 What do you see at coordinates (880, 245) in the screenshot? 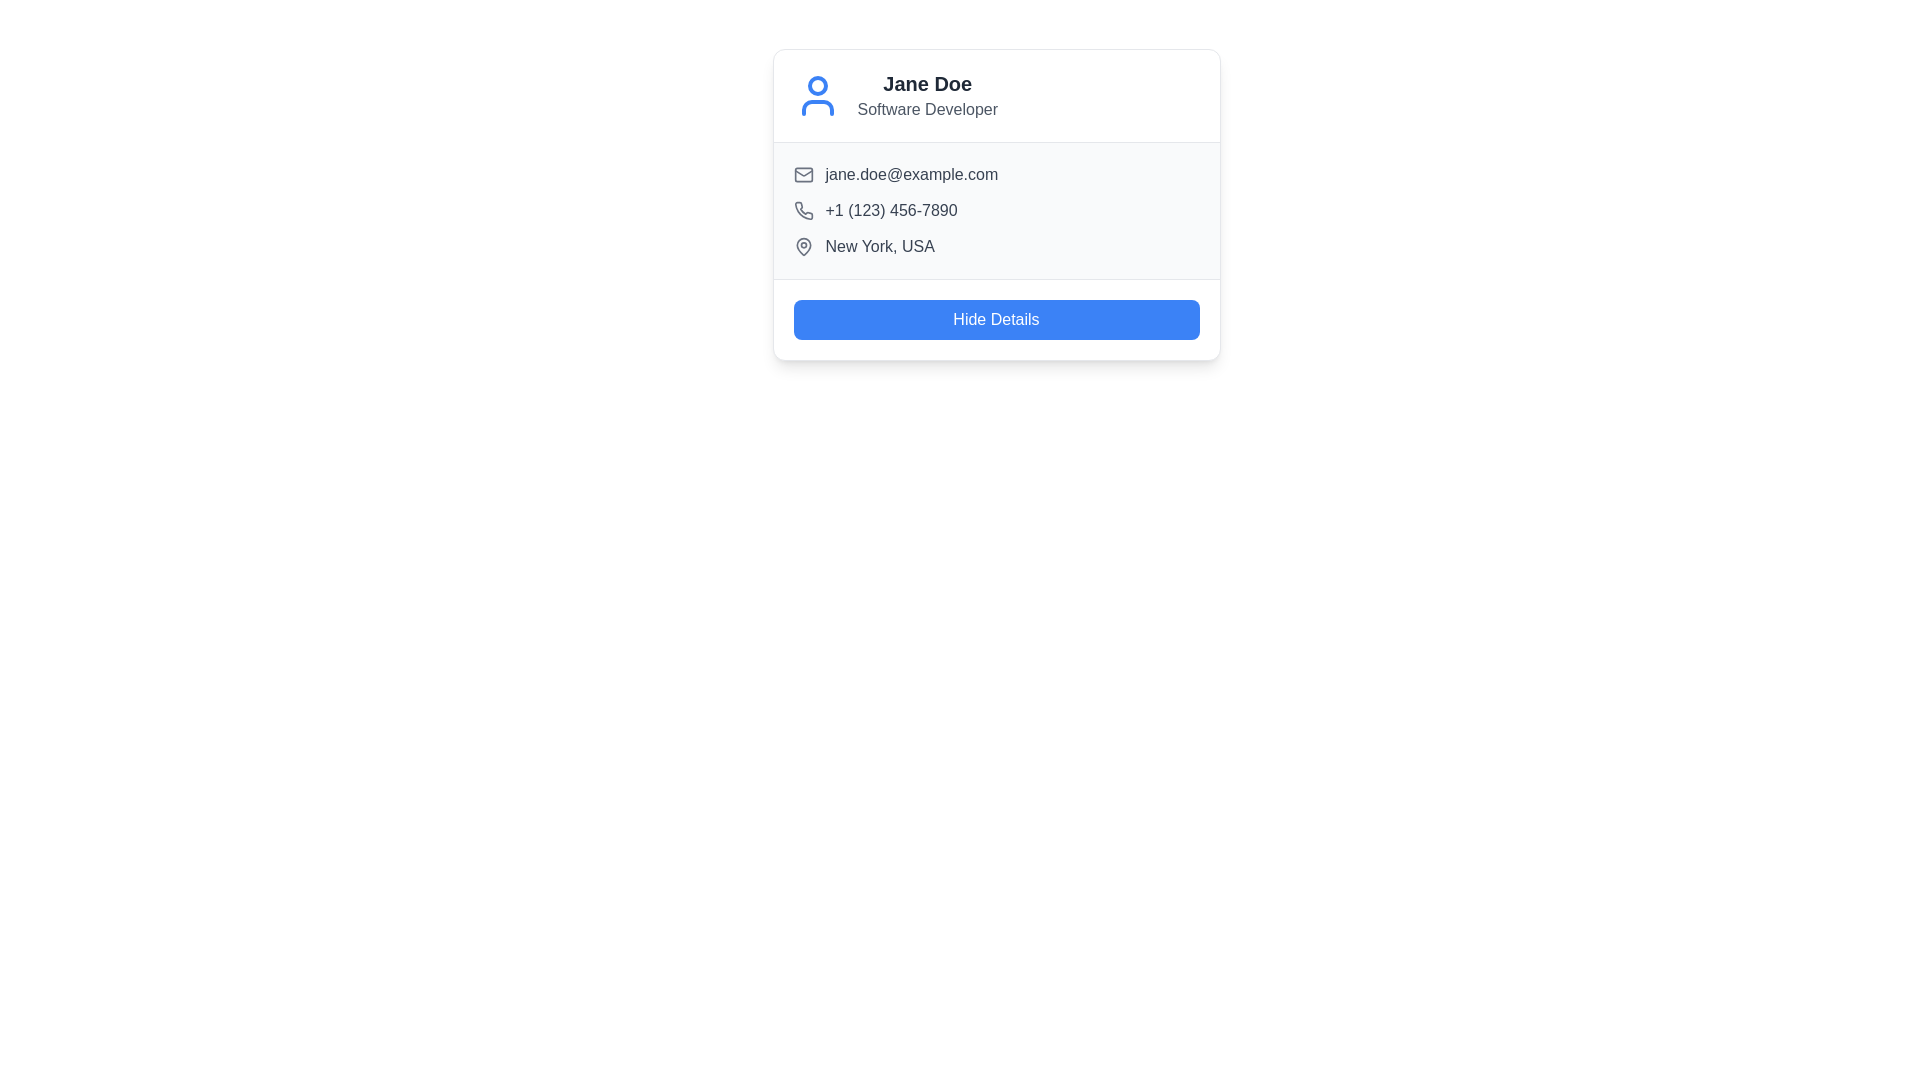
I see `the text element displaying 'New York, USA', which is gray and located under a location icon in the bottom section of the card interface` at bounding box center [880, 245].